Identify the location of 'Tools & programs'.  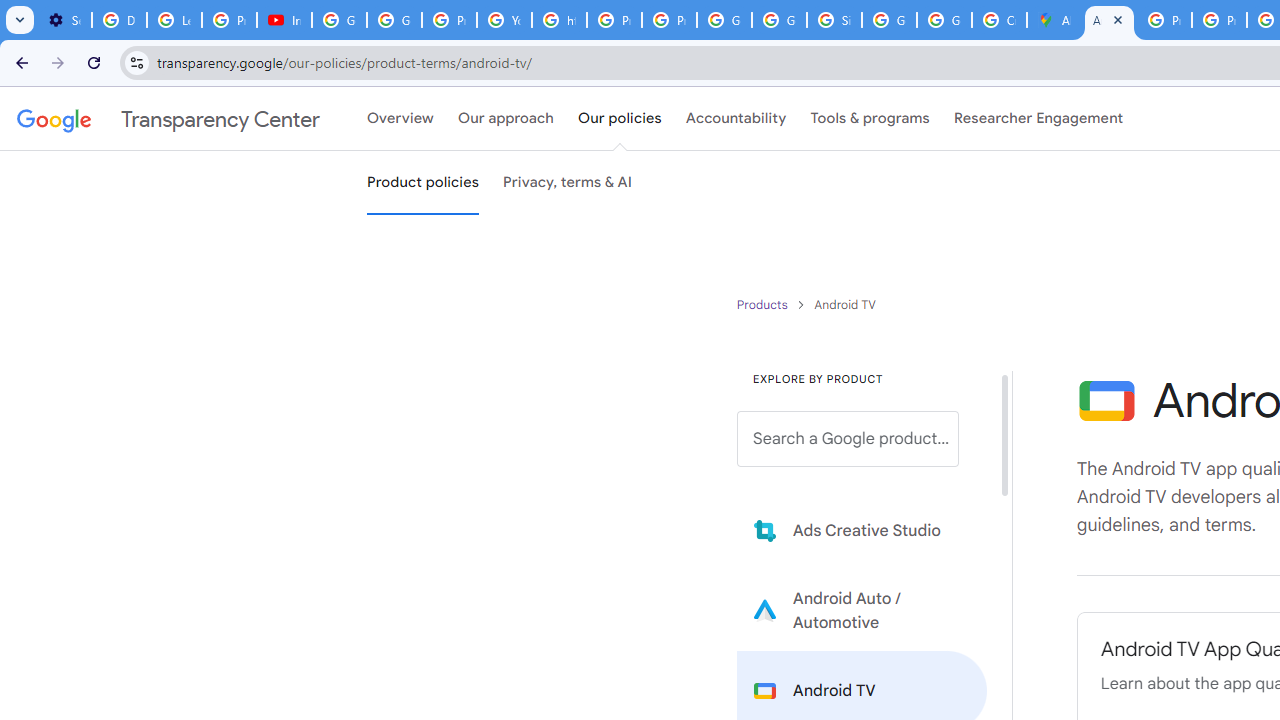
(869, 119).